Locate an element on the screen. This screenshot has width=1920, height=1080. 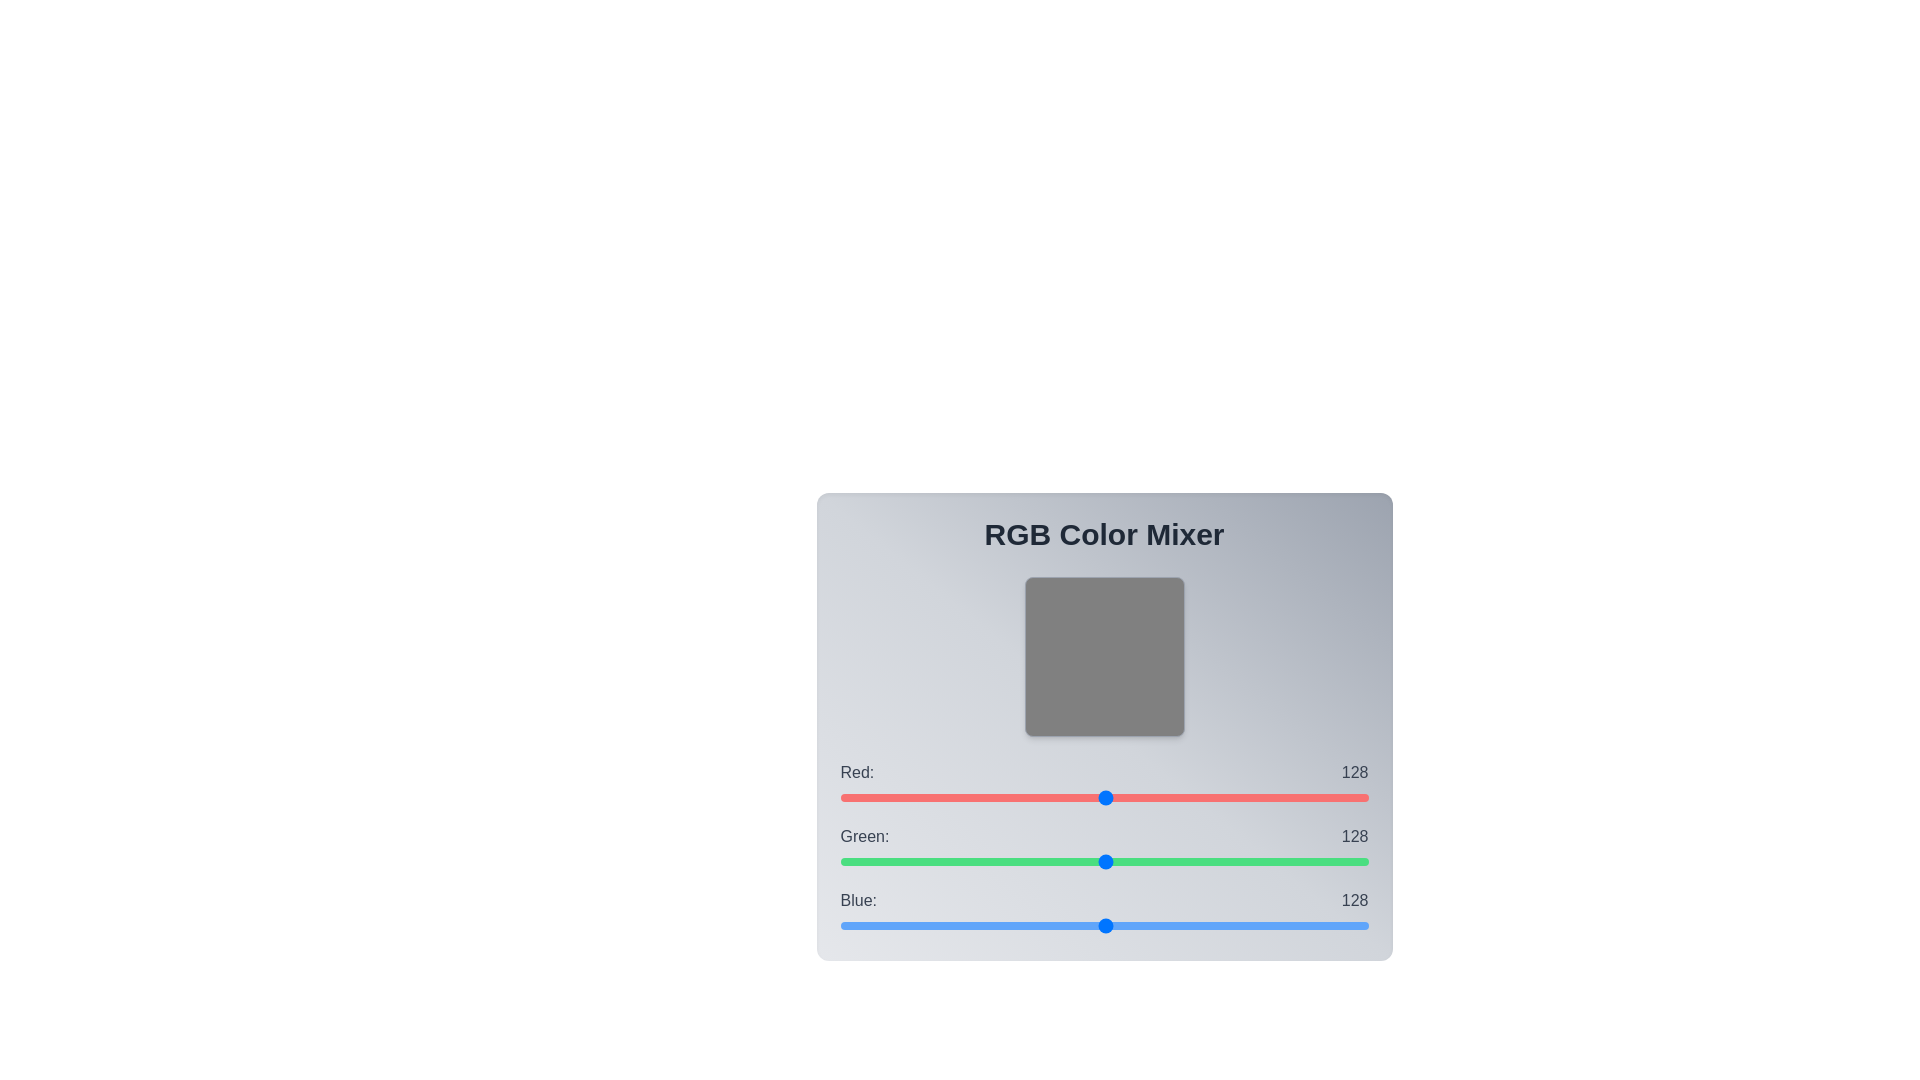
the blue slider to set the blue value to 46 is located at coordinates (934, 925).